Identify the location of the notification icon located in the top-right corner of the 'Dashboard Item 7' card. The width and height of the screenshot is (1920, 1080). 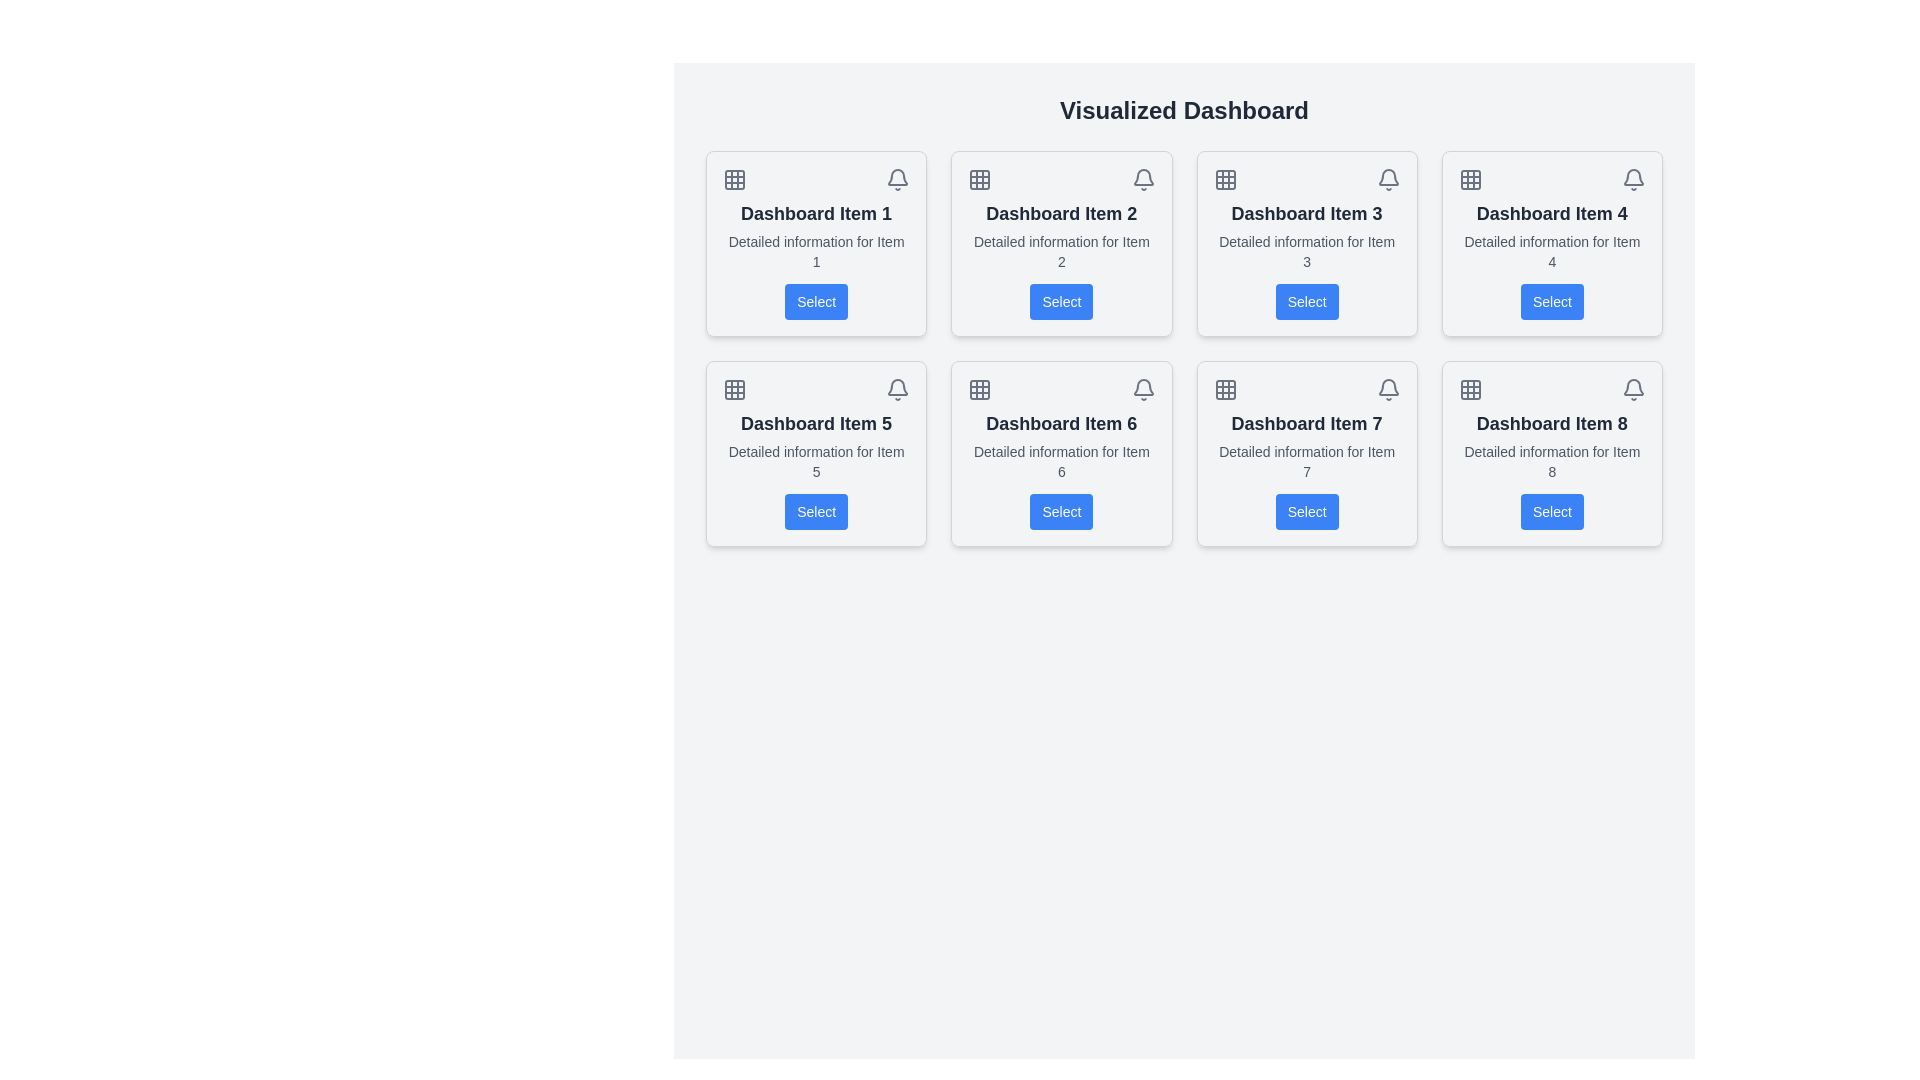
(1387, 389).